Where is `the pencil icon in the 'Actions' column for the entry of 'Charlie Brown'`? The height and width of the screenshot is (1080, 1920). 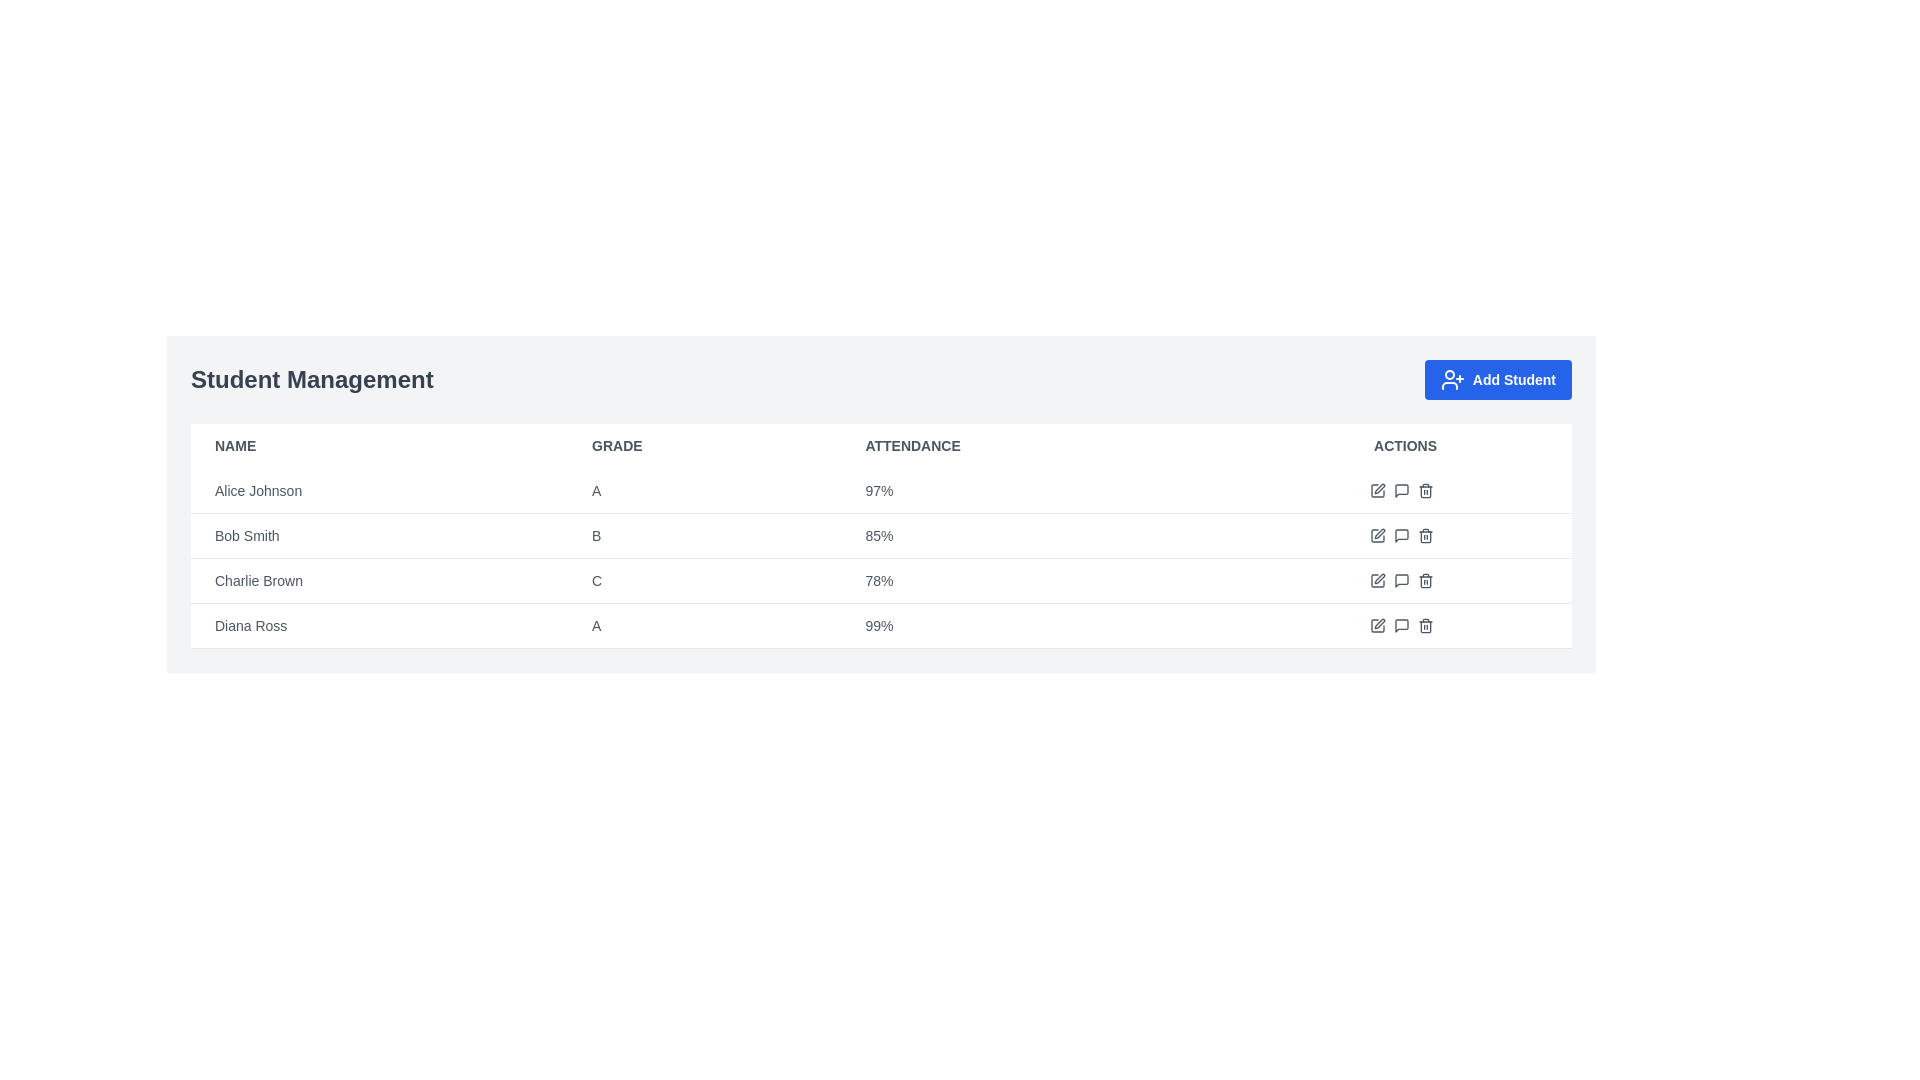
the pencil icon in the 'Actions' column for the entry of 'Charlie Brown' is located at coordinates (1404, 581).